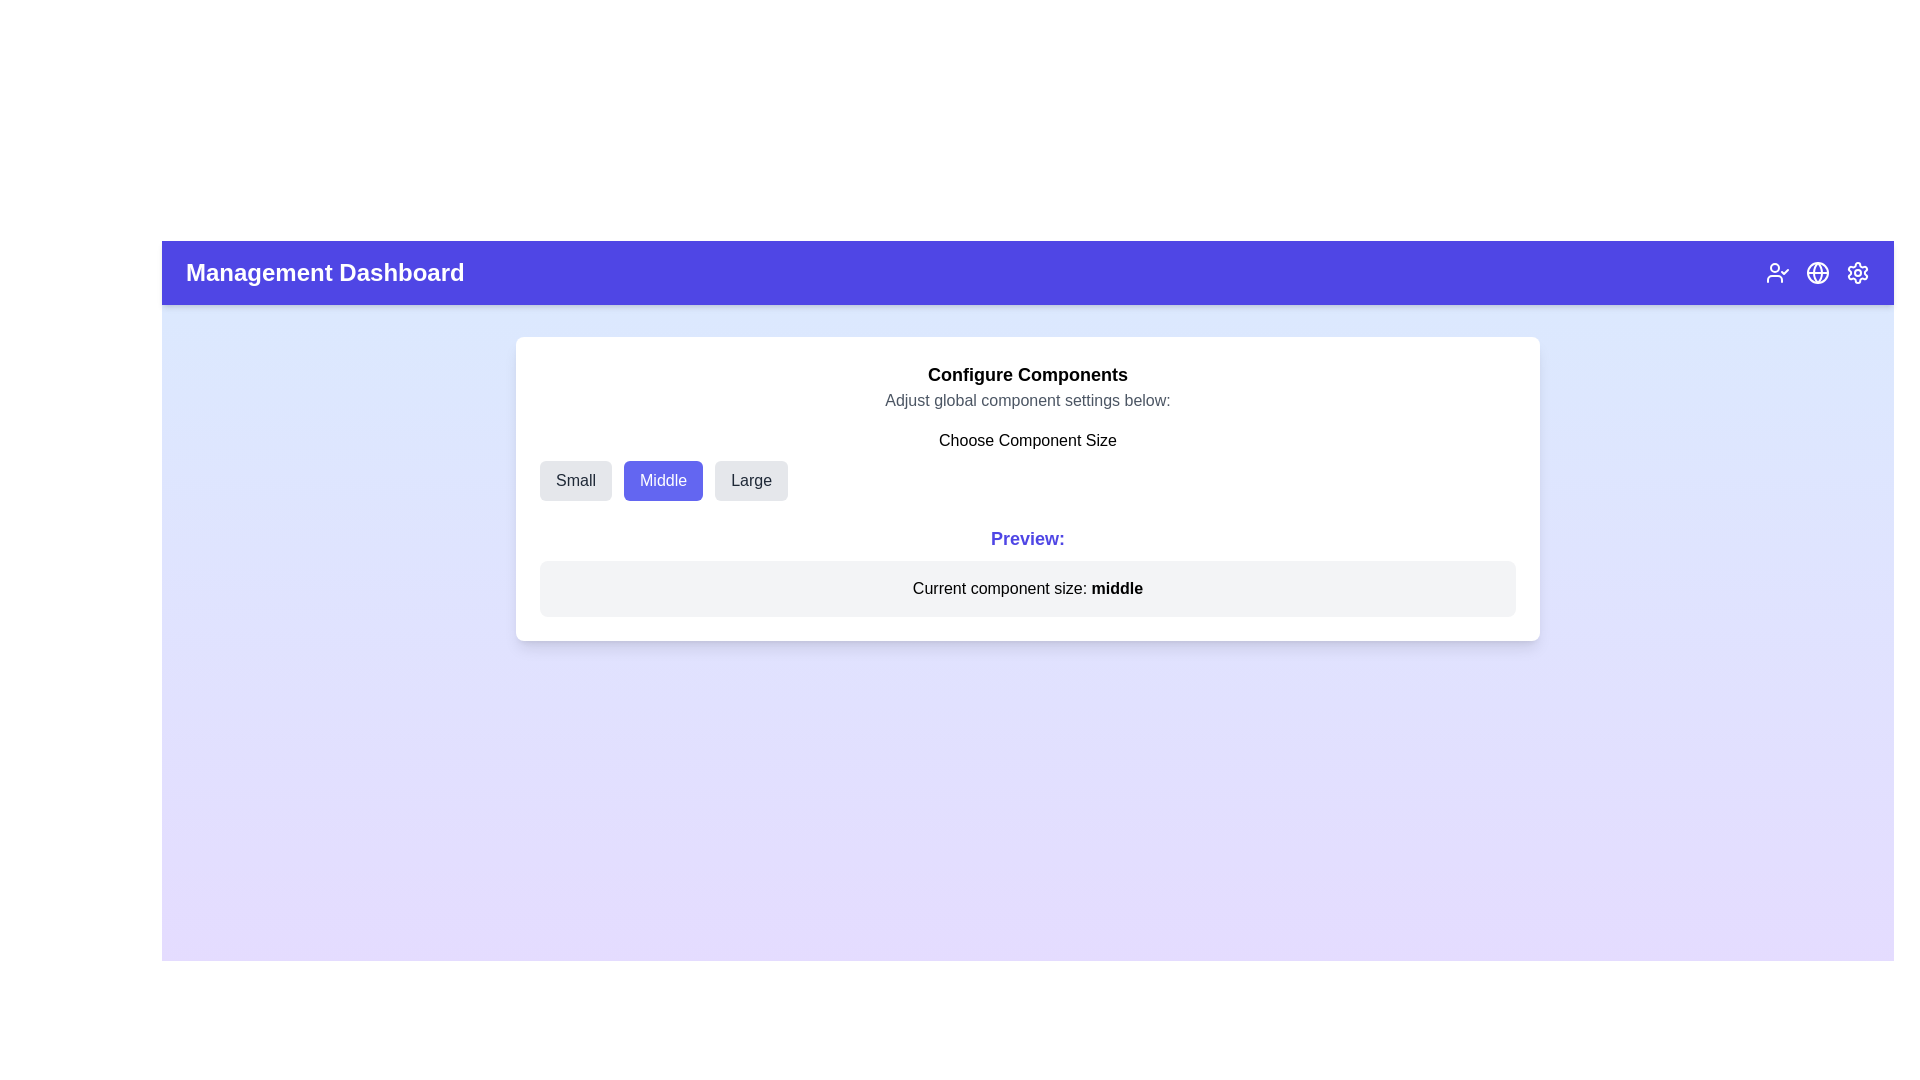 This screenshot has width=1920, height=1080. I want to click on title from the Text Label located at the left side of the navy blue header bar, which serves as the page header for the Management Dashboard, so click(325, 273).